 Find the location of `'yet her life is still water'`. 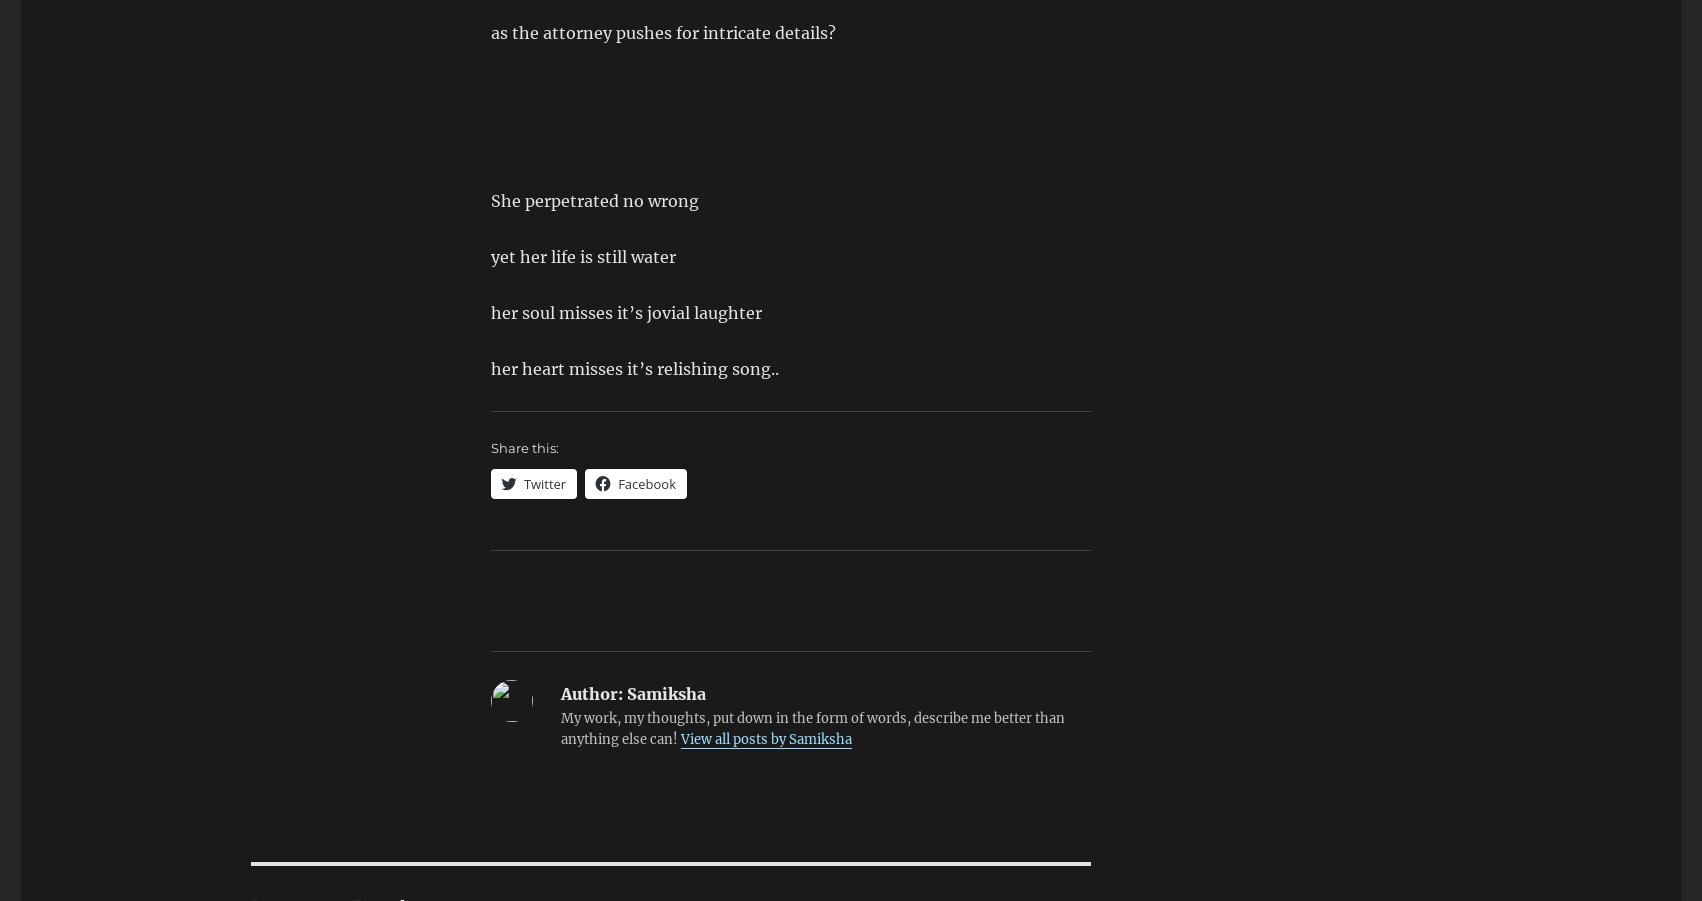

'yet her life is still water' is located at coordinates (490, 255).